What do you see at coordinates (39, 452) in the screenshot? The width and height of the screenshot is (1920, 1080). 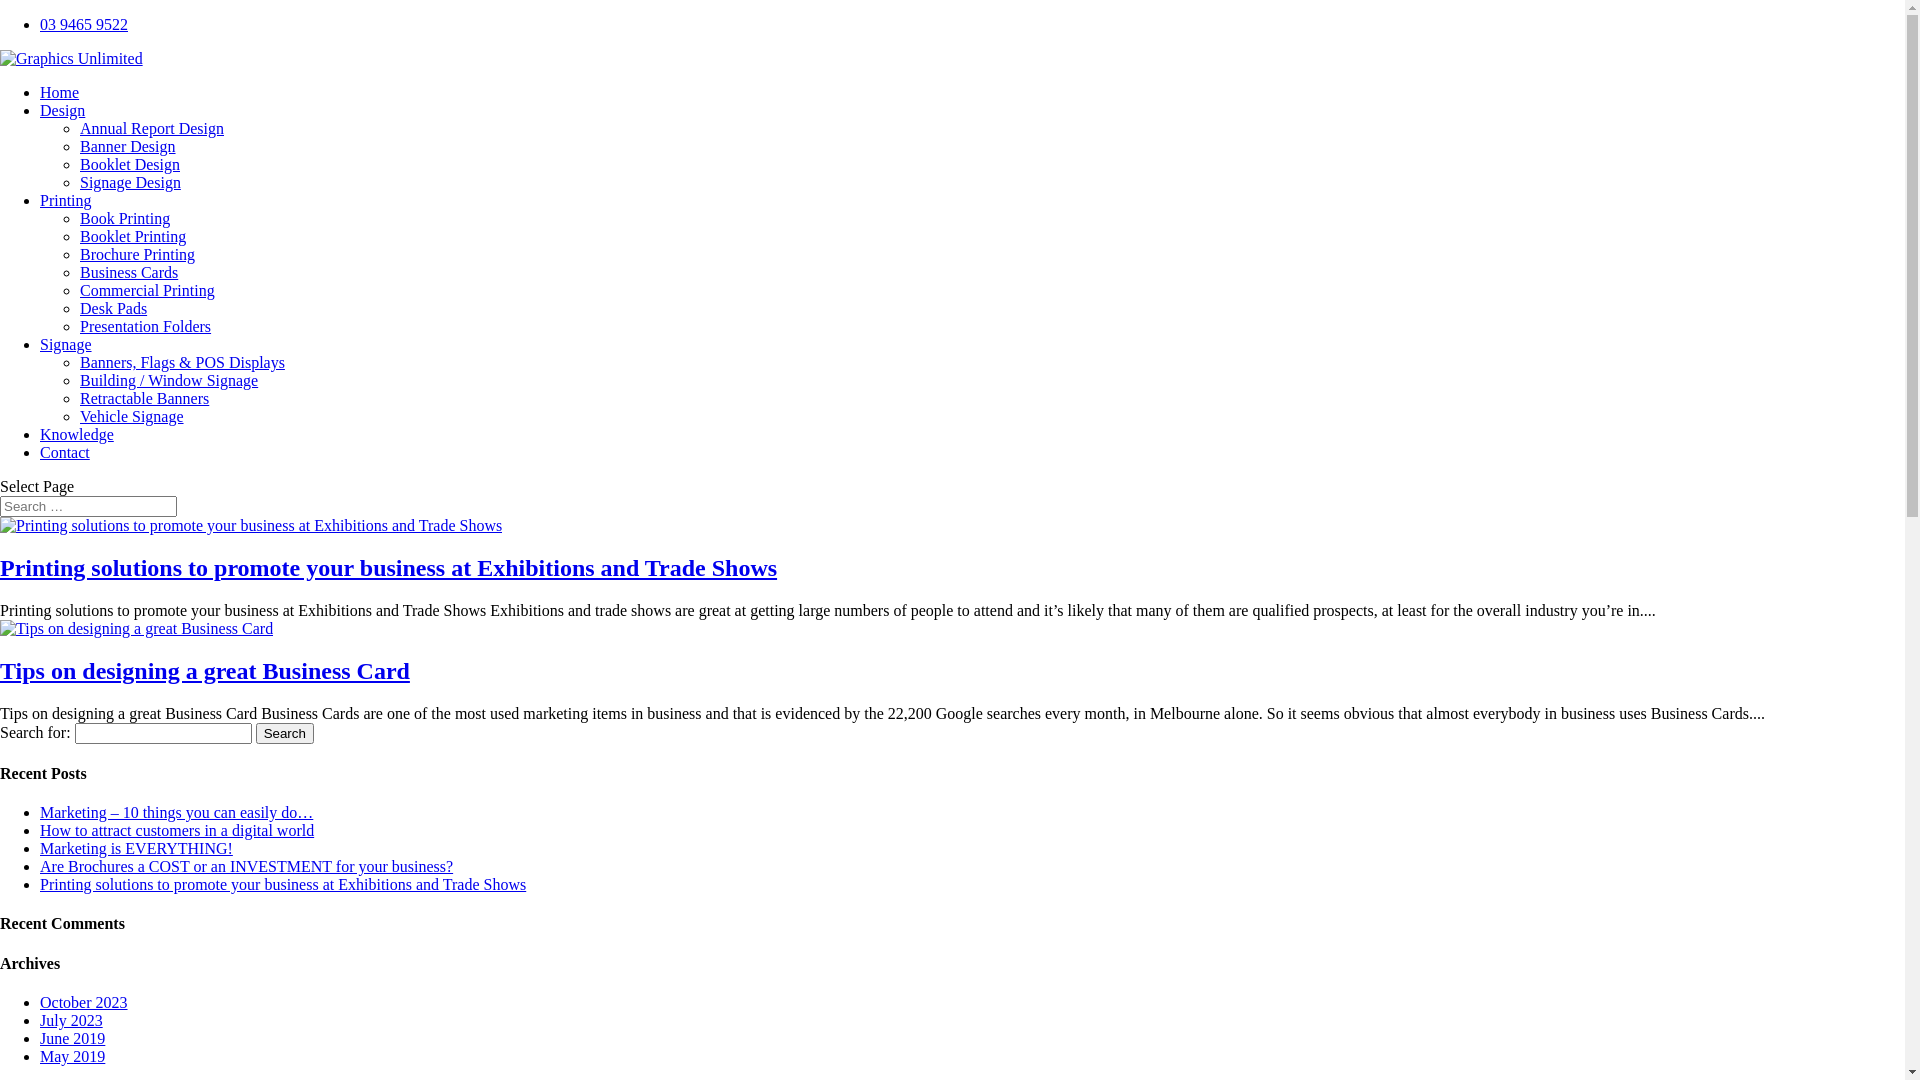 I see `'Contact'` at bounding box center [39, 452].